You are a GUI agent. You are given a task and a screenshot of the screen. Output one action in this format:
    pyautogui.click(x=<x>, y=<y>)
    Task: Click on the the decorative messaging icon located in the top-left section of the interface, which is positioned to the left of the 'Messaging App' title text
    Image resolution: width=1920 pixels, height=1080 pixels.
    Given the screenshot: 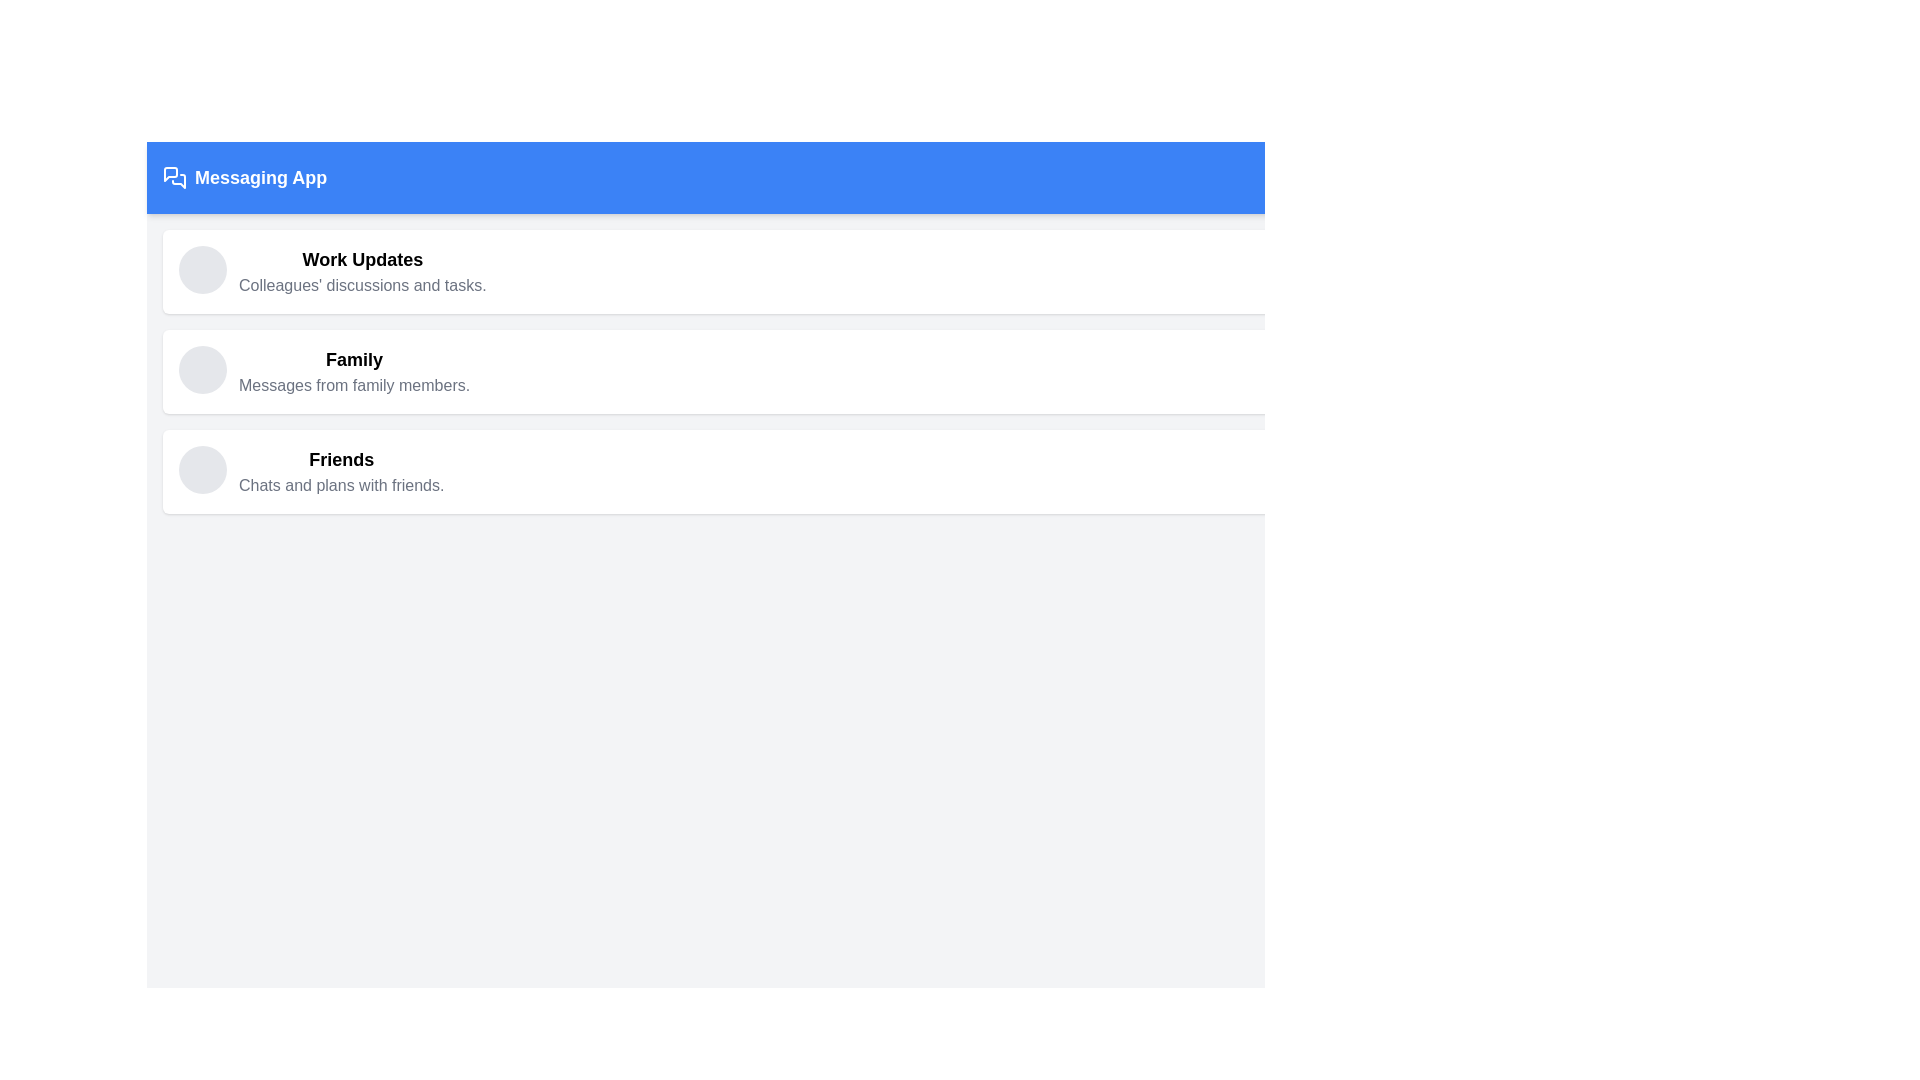 What is the action you would take?
    pyautogui.click(x=174, y=176)
    